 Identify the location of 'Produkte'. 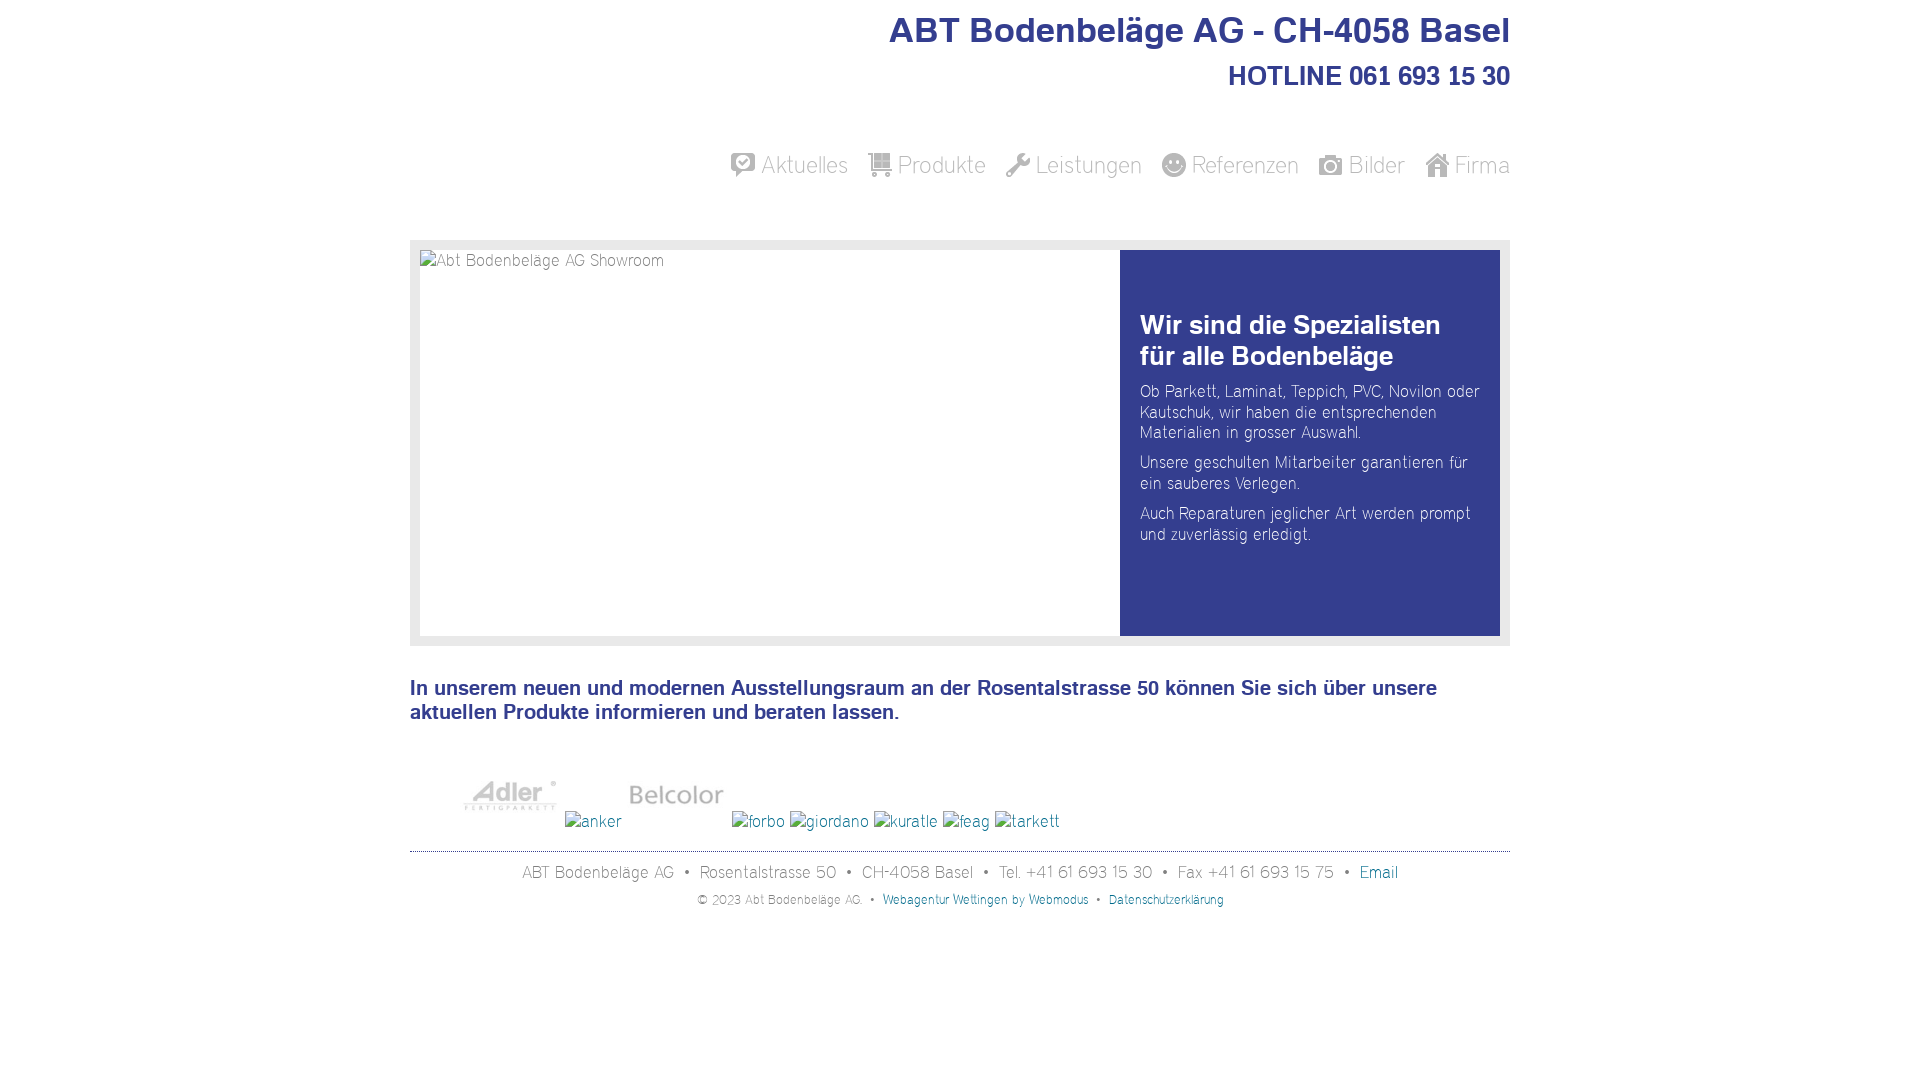
(925, 164).